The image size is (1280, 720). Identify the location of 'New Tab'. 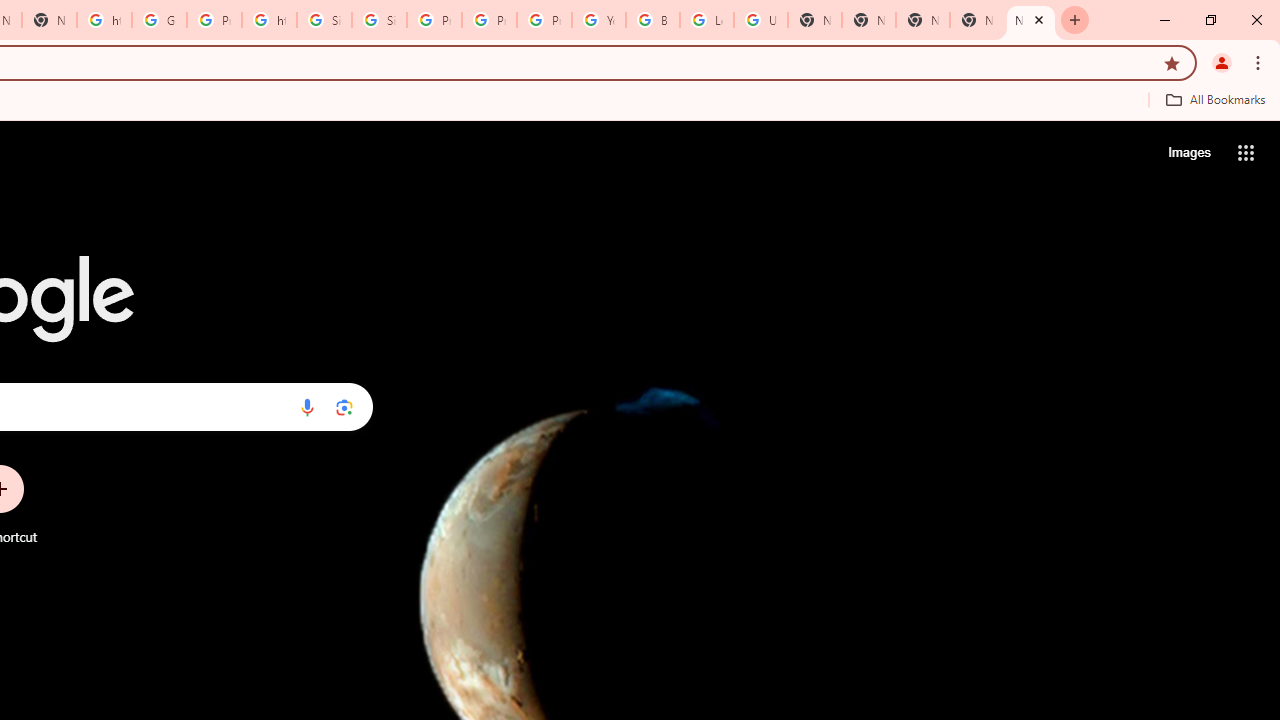
(1031, 20).